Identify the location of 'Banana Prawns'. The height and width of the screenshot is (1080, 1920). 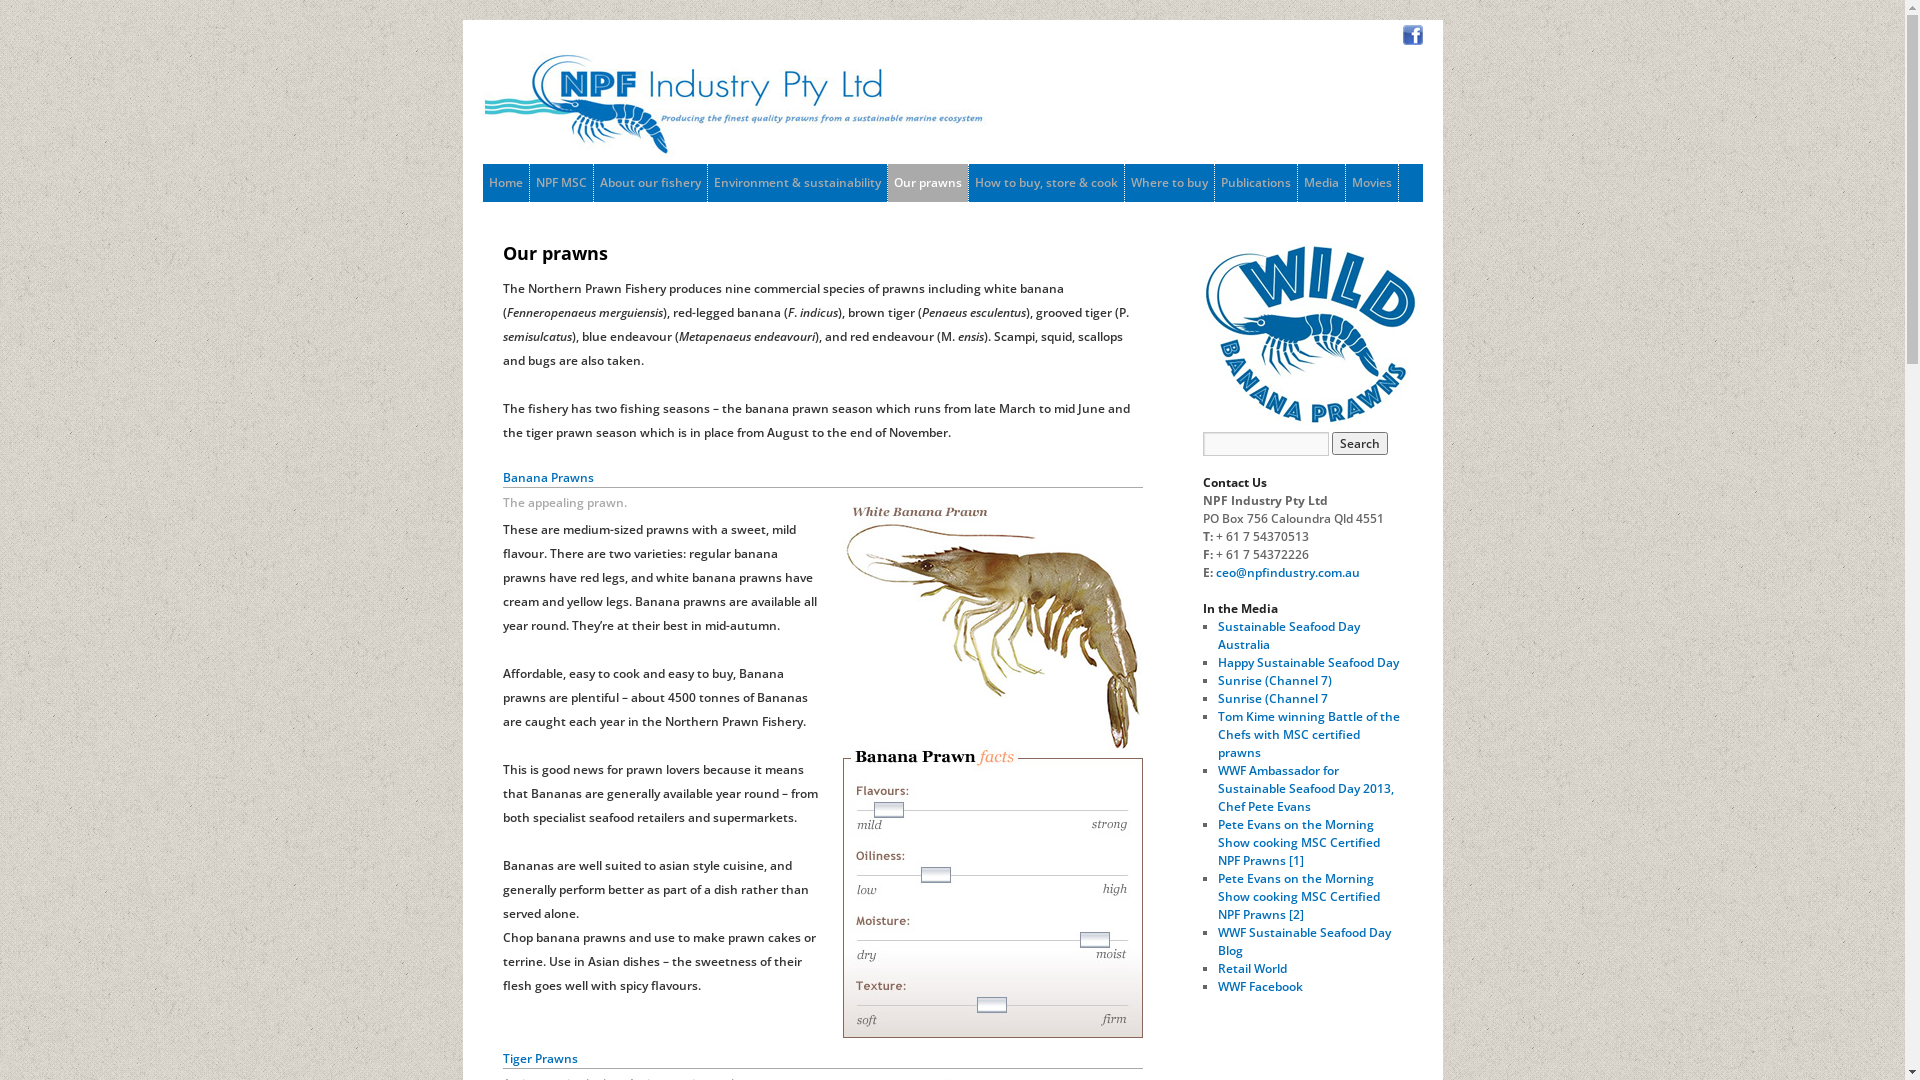
(841, 766).